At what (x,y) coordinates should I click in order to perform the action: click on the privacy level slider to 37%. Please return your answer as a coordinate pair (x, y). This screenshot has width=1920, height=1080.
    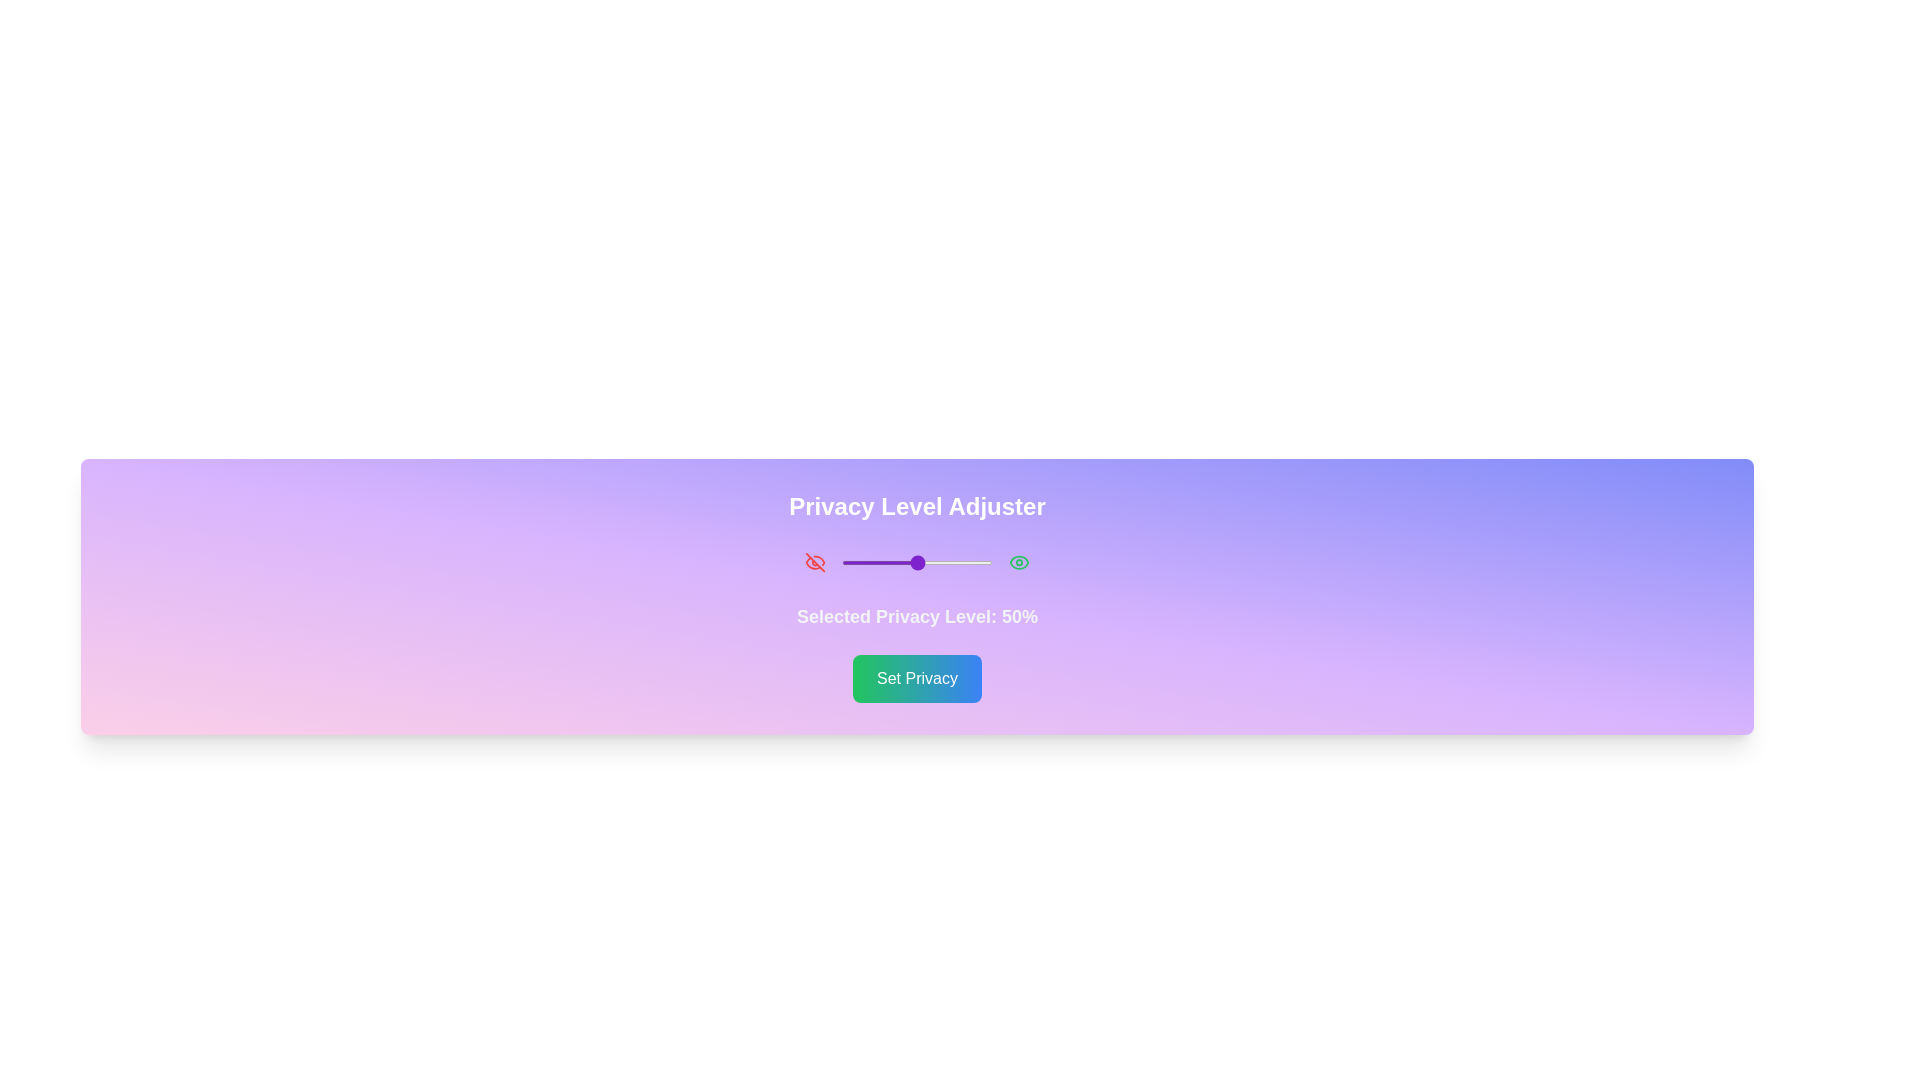
    Looking at the image, I should click on (896, 563).